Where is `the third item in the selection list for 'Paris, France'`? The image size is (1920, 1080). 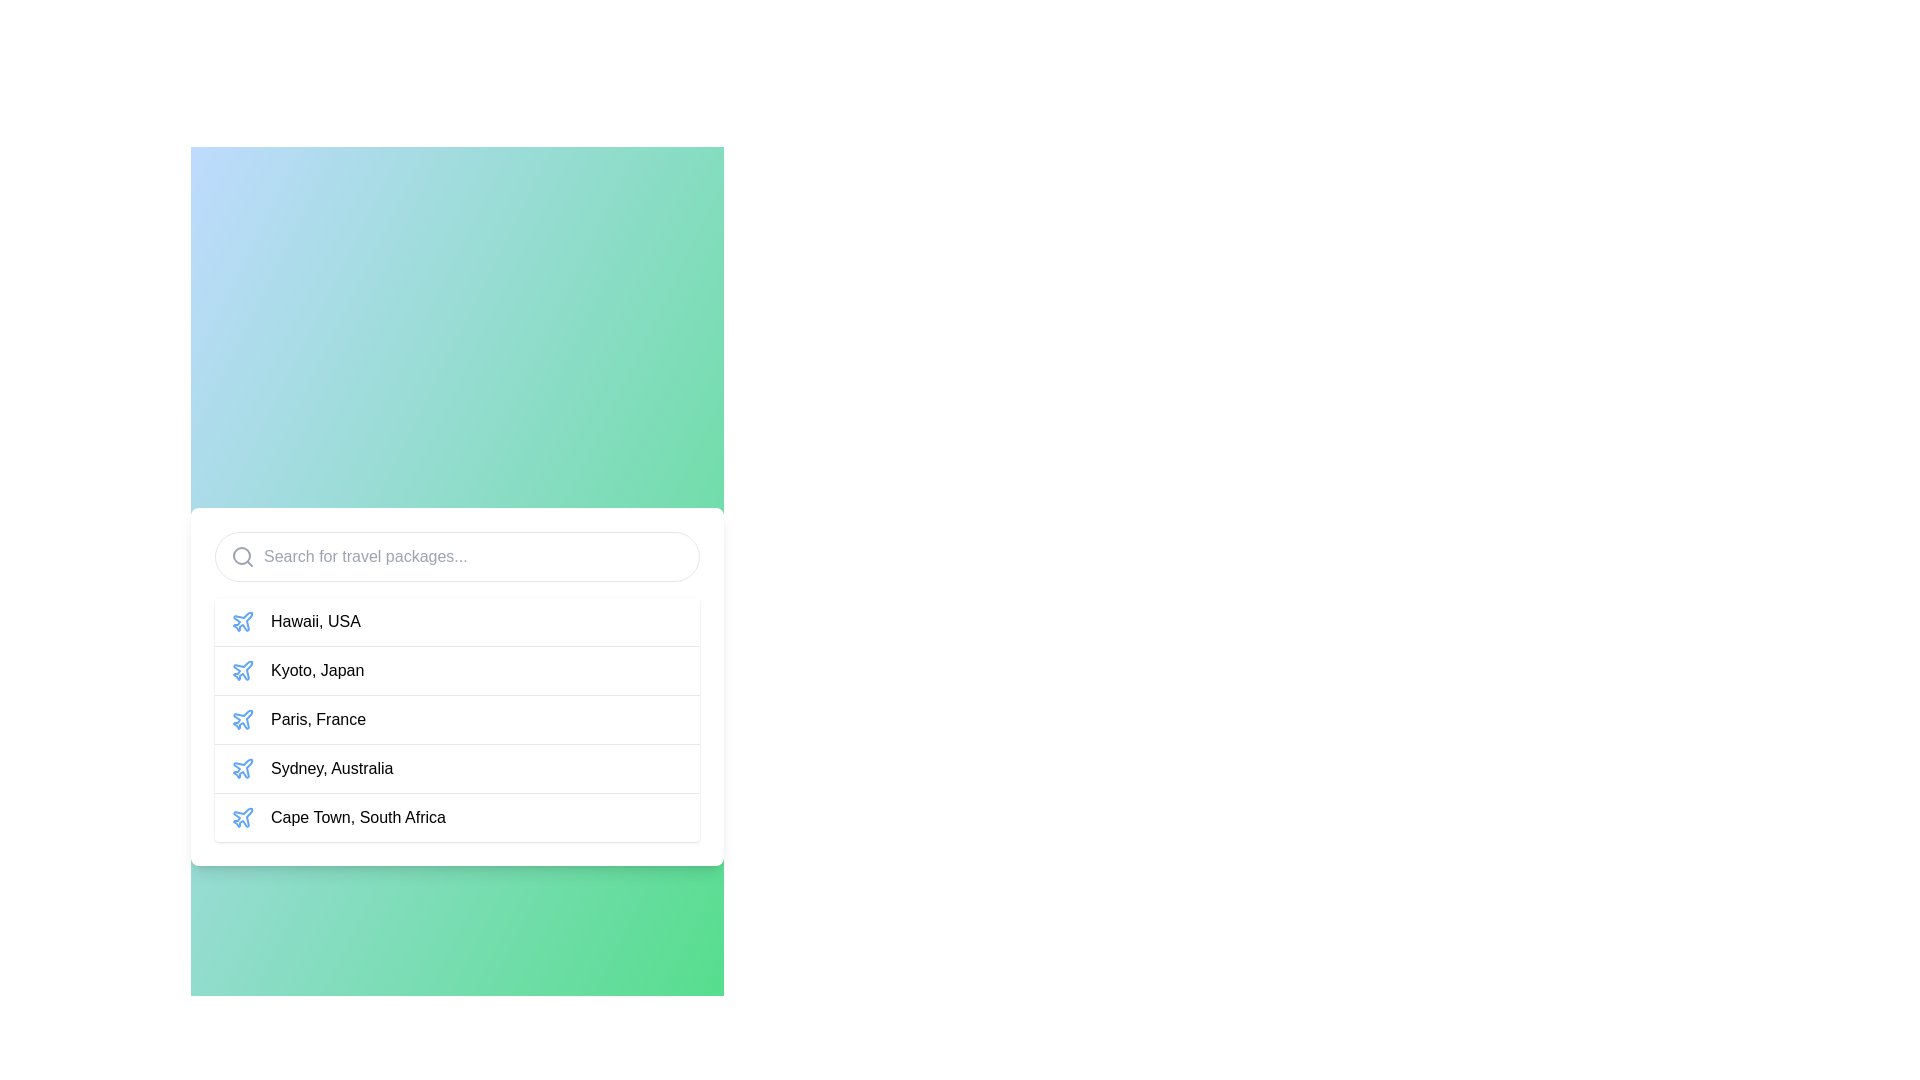
the third item in the selection list for 'Paris, France' is located at coordinates (456, 718).